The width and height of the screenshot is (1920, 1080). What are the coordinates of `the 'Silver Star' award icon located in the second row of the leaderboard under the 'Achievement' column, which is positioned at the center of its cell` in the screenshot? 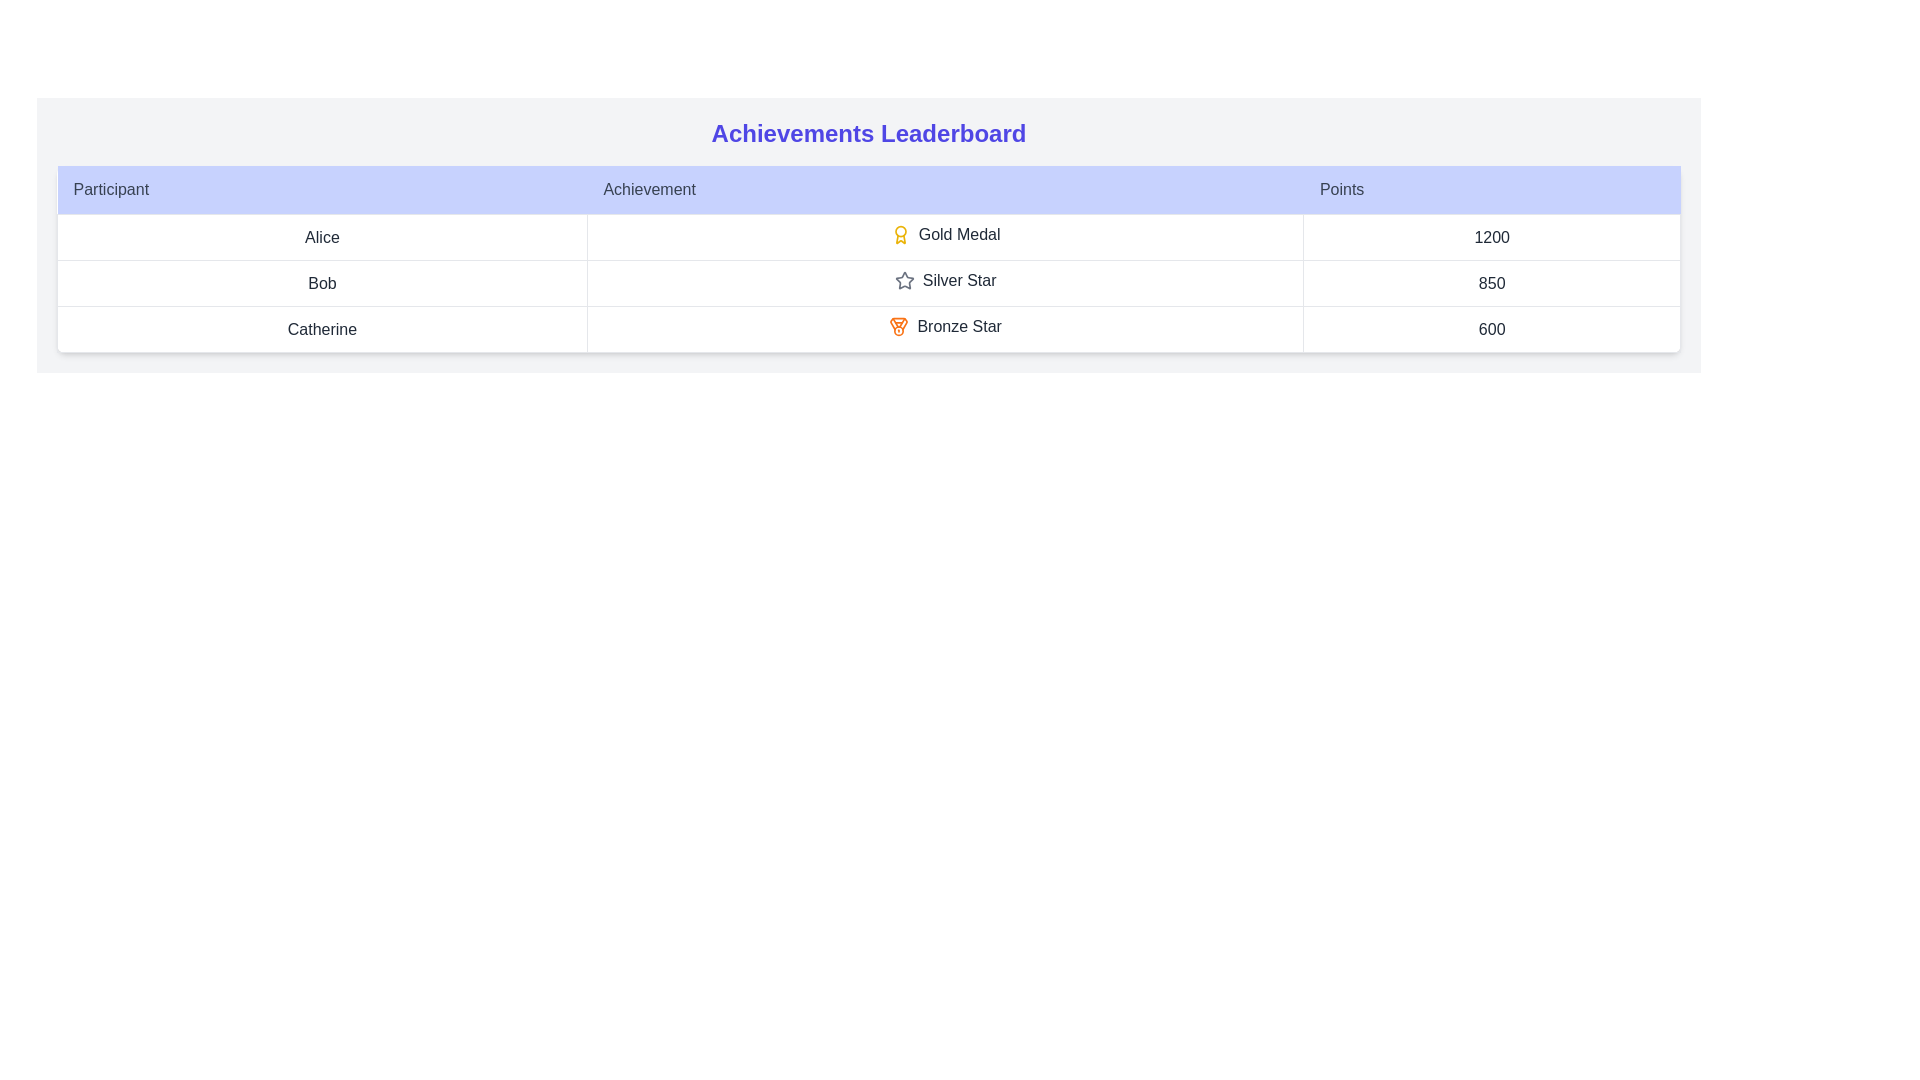 It's located at (903, 281).